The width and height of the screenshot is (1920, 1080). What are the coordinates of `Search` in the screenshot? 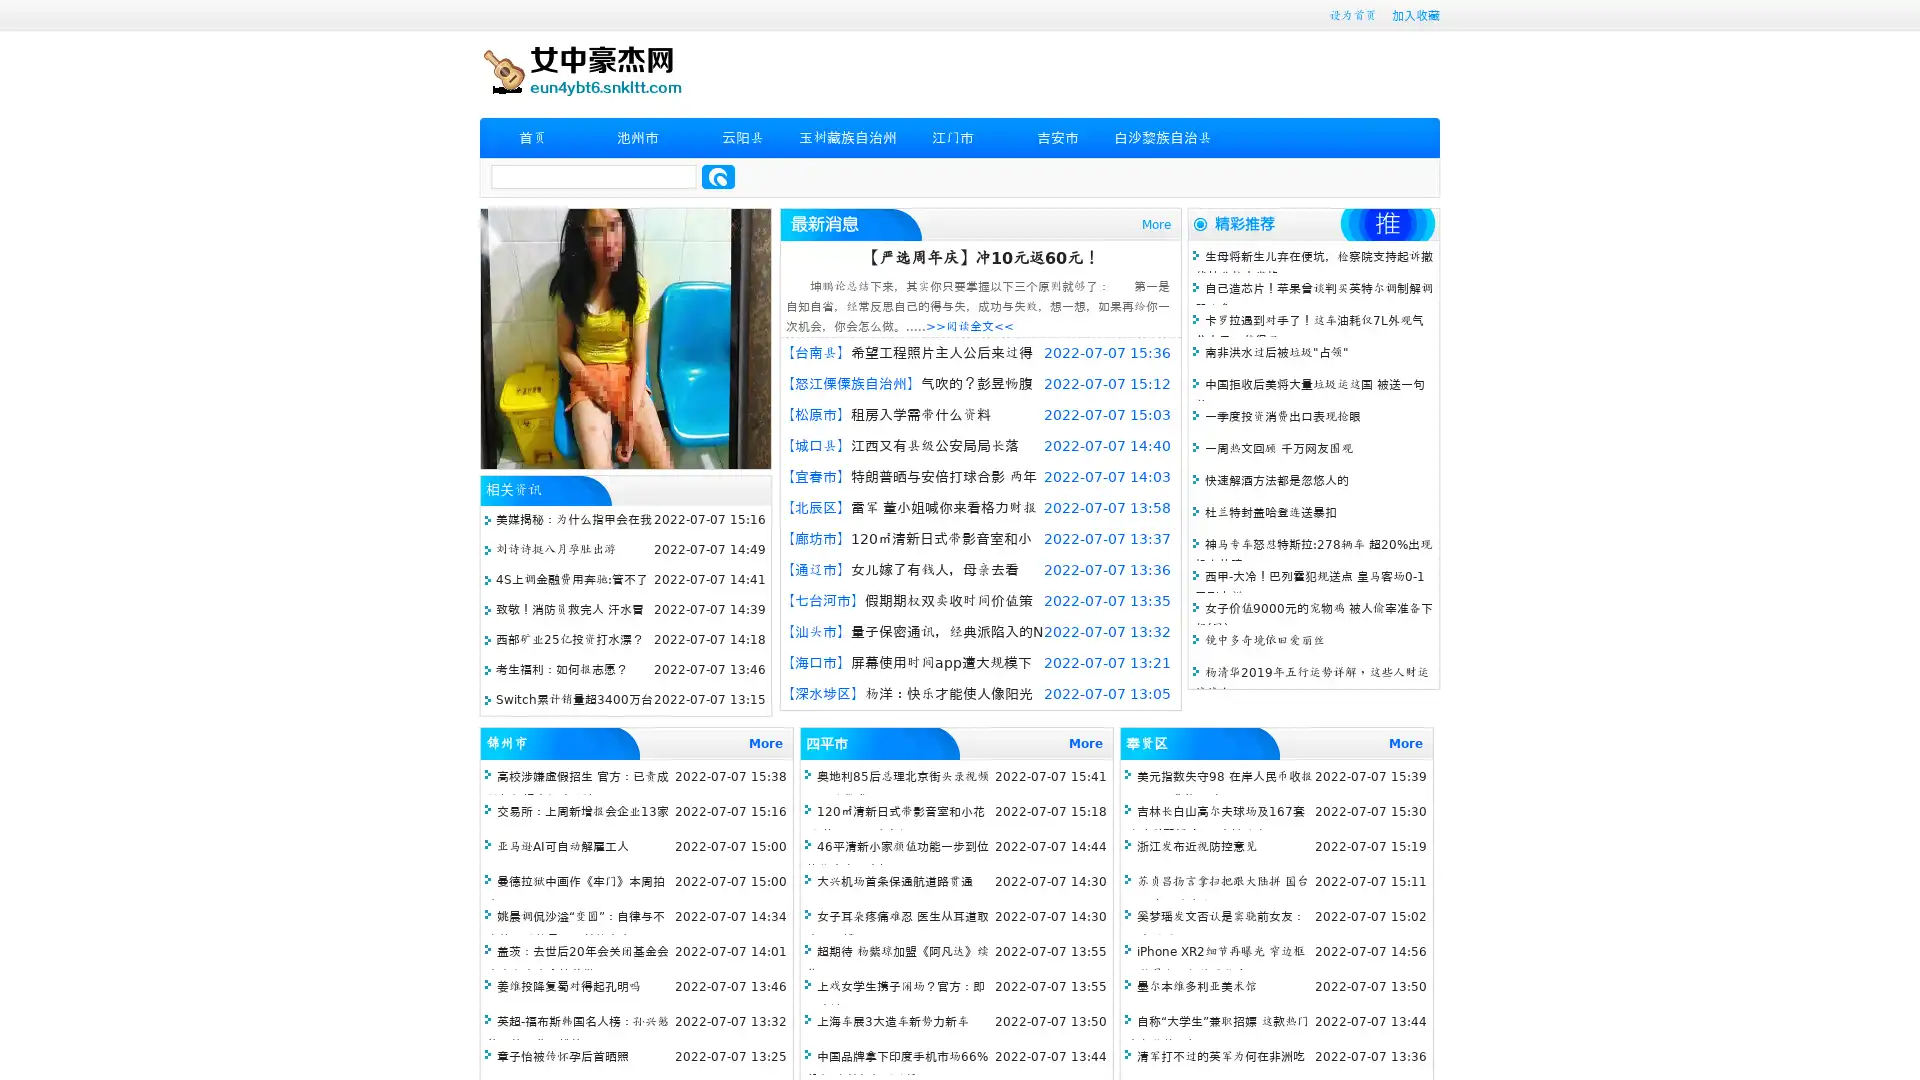 It's located at (718, 176).